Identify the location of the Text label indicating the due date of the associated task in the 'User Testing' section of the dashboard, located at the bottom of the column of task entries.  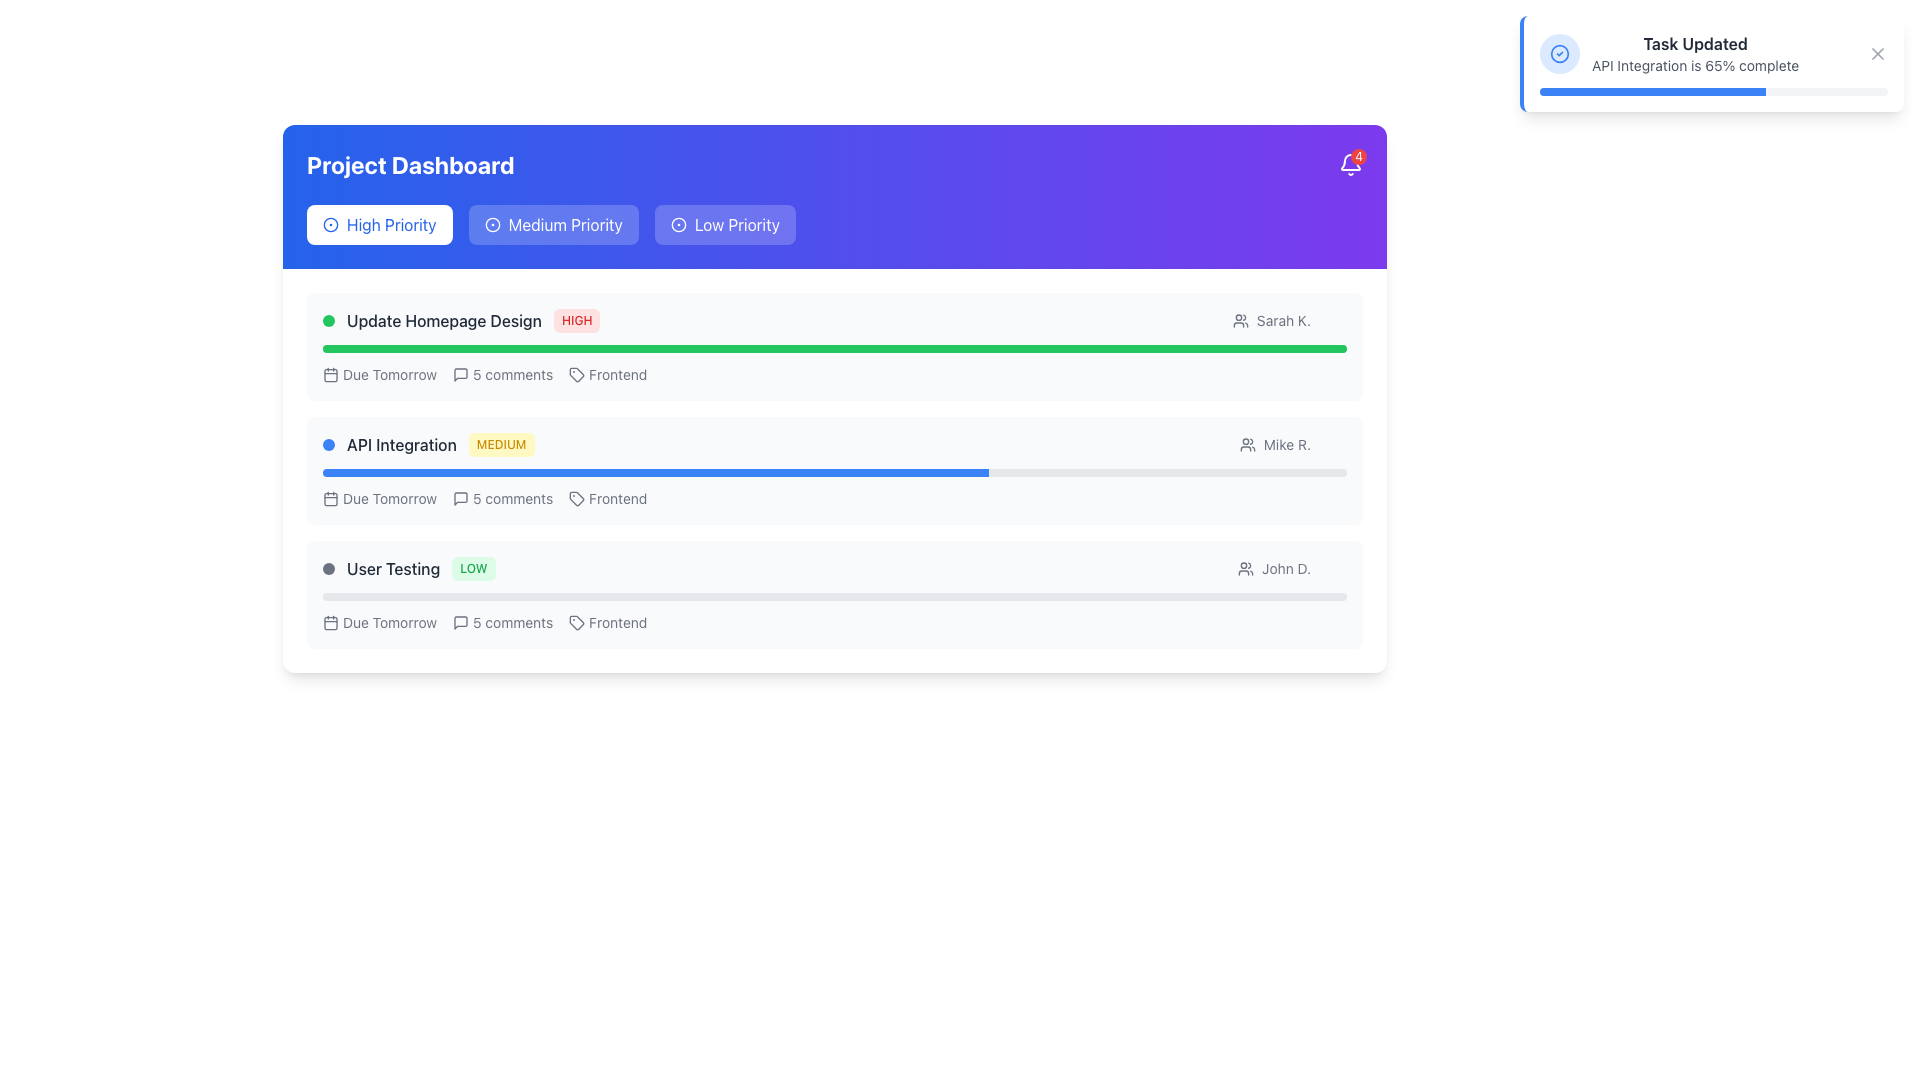
(380, 622).